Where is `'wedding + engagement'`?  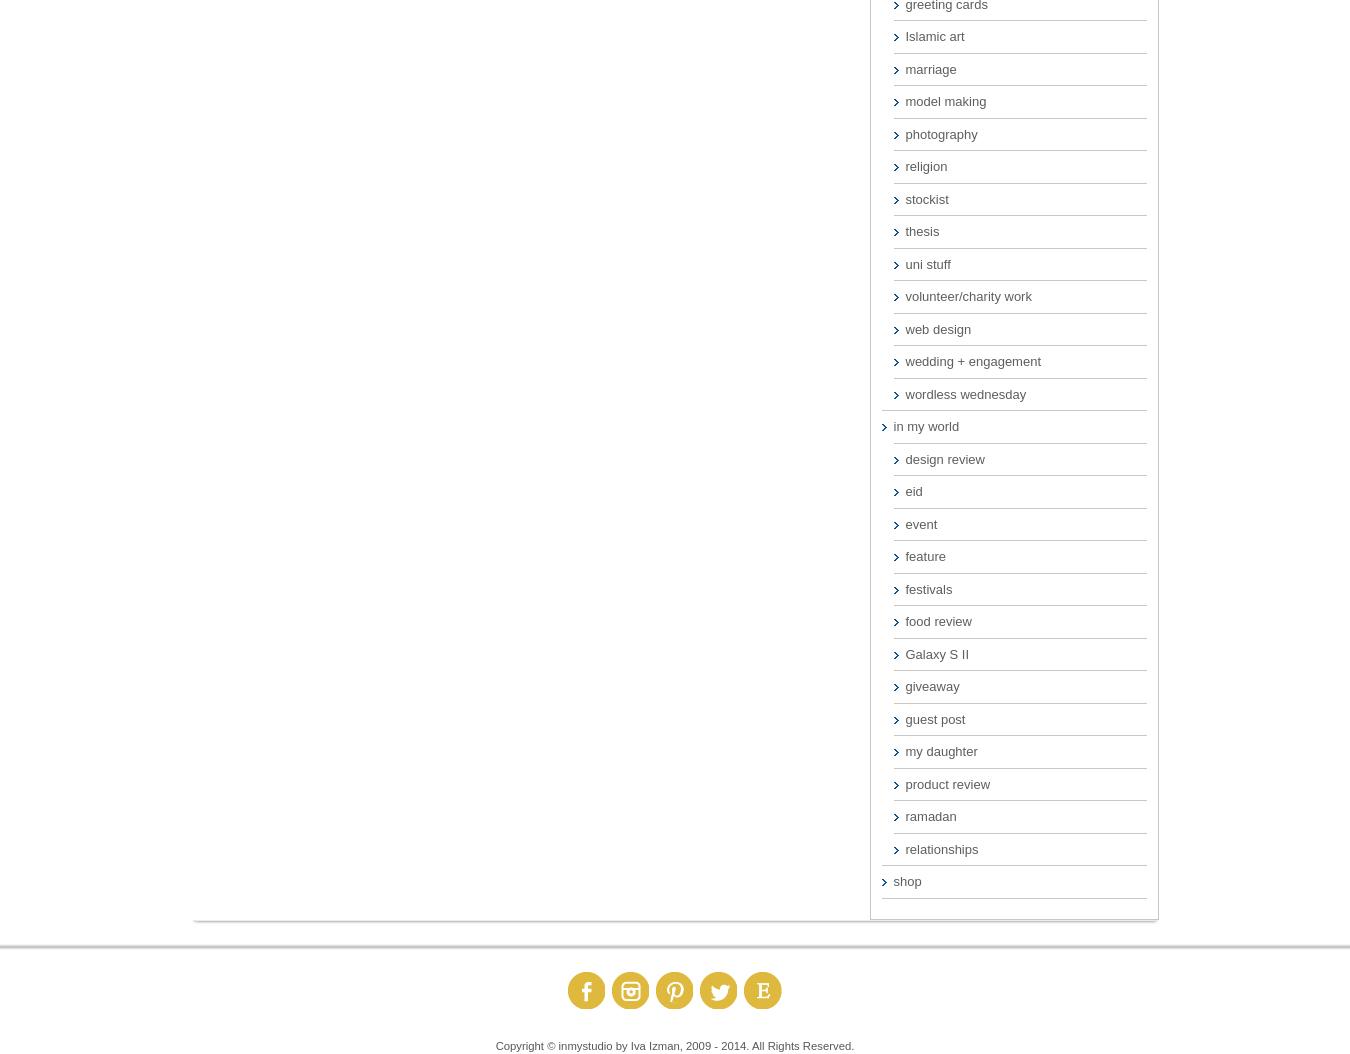 'wedding + engagement' is located at coordinates (971, 361).